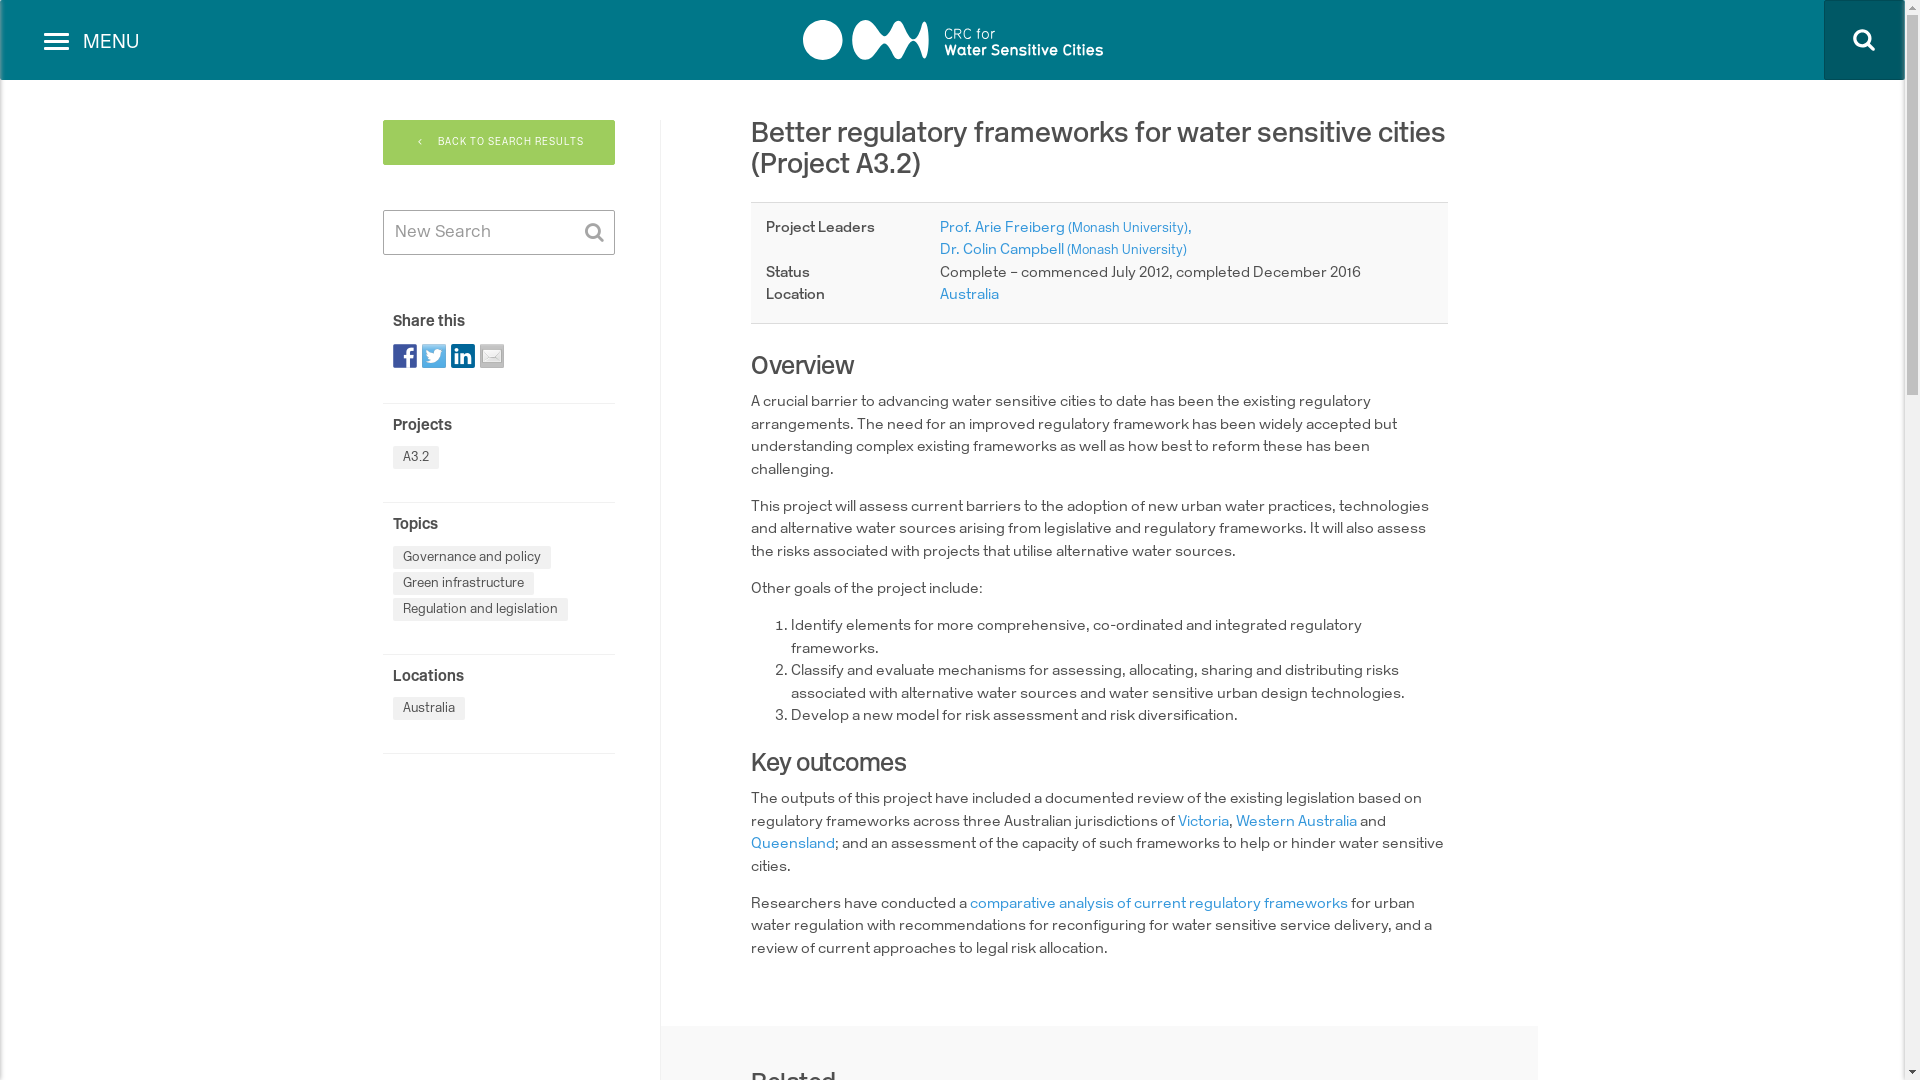  I want to click on 'Toggle navigation, so click(33, 55).